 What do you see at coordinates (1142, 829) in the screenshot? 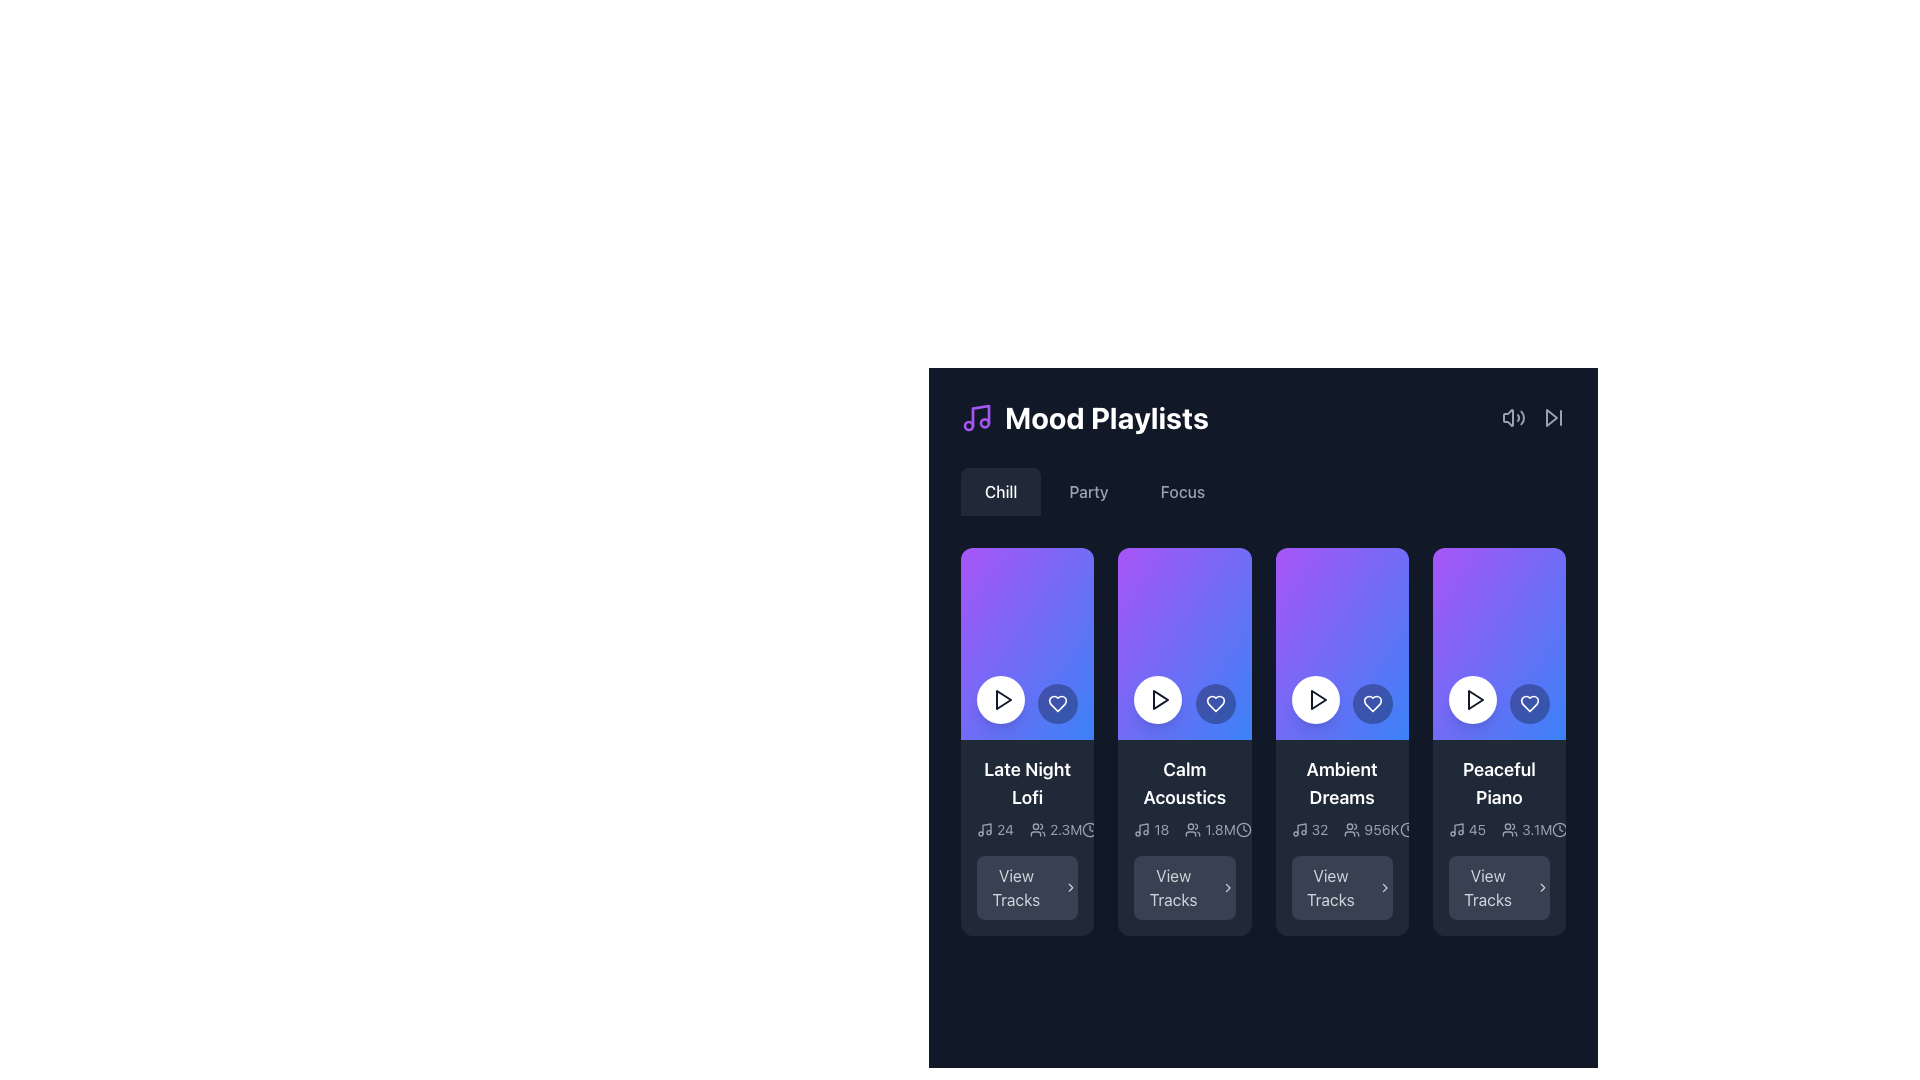
I see `the musical note icon located to the left of the text '18' within the 'Calm Acoustics' playlist card` at bounding box center [1142, 829].